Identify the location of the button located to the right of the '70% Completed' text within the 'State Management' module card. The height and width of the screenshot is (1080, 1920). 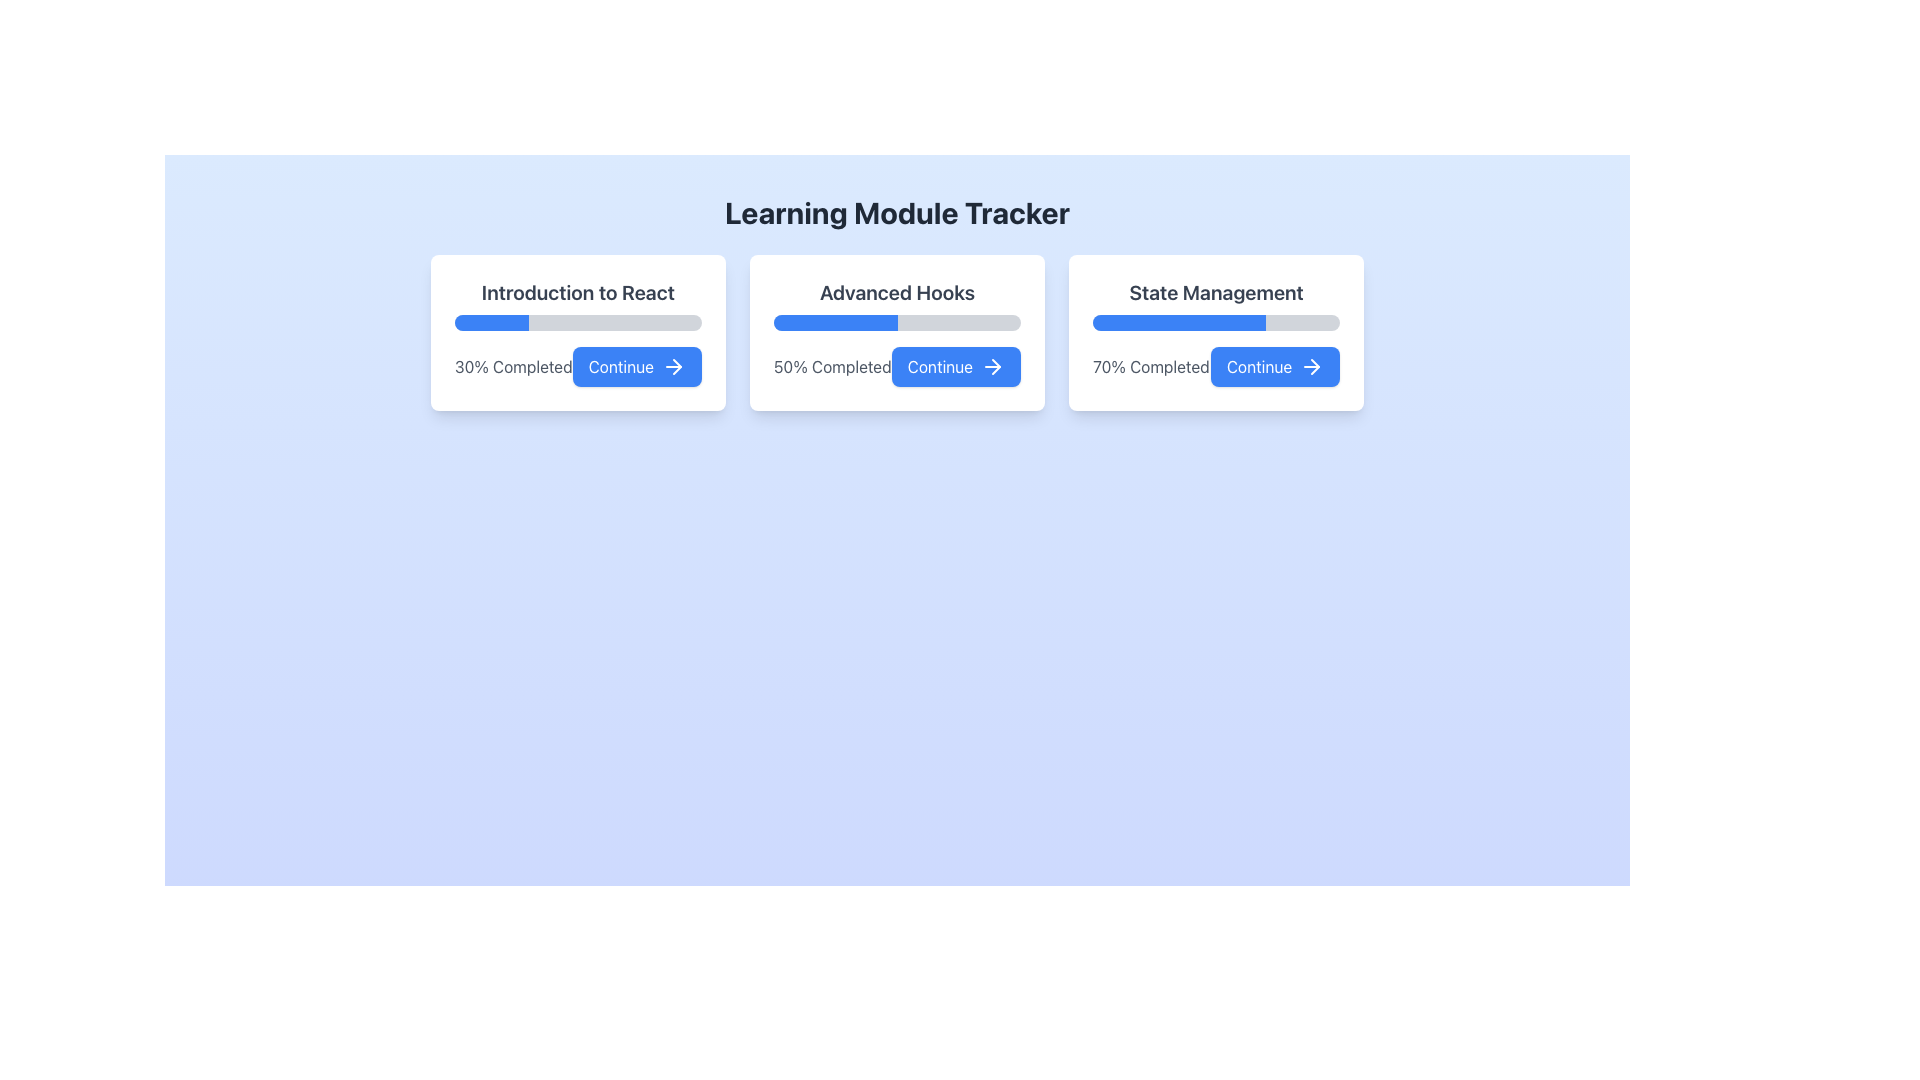
(1274, 366).